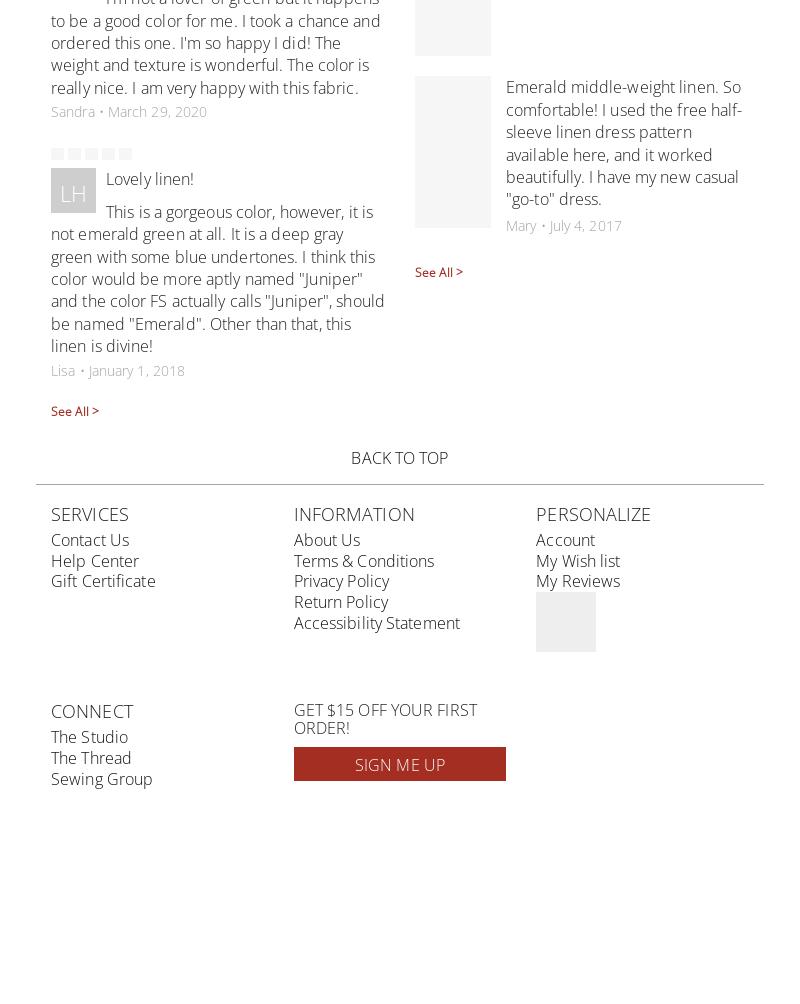  What do you see at coordinates (89, 736) in the screenshot?
I see `'The Studio'` at bounding box center [89, 736].